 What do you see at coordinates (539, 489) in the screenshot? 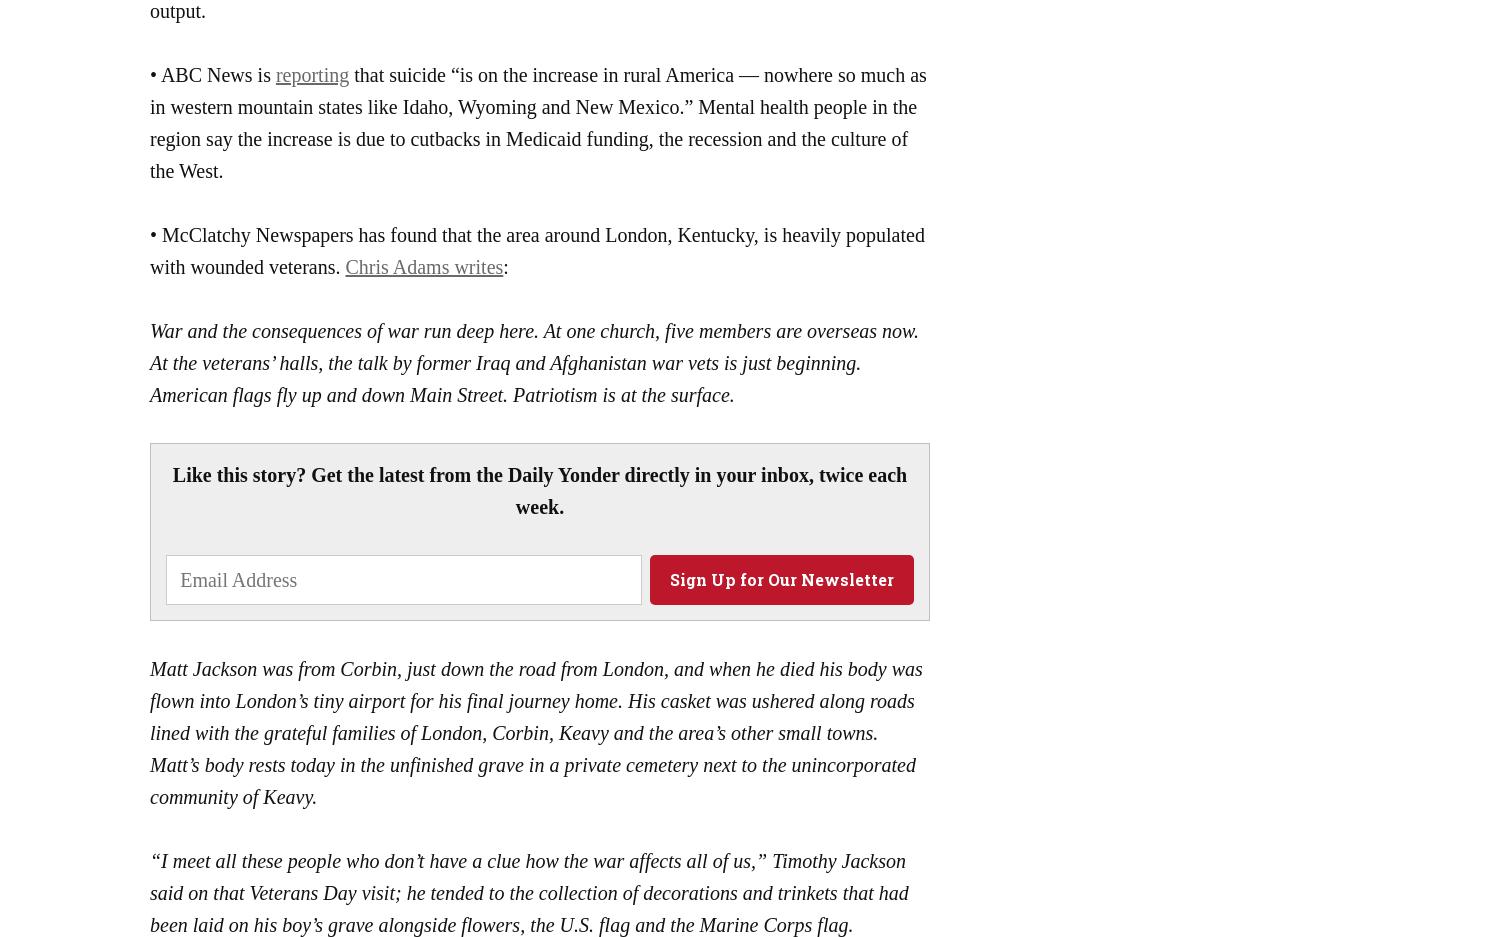
I see `'Like this story? Get the latest from the Daily Yonder directly in your inbox, twice each week.'` at bounding box center [539, 489].